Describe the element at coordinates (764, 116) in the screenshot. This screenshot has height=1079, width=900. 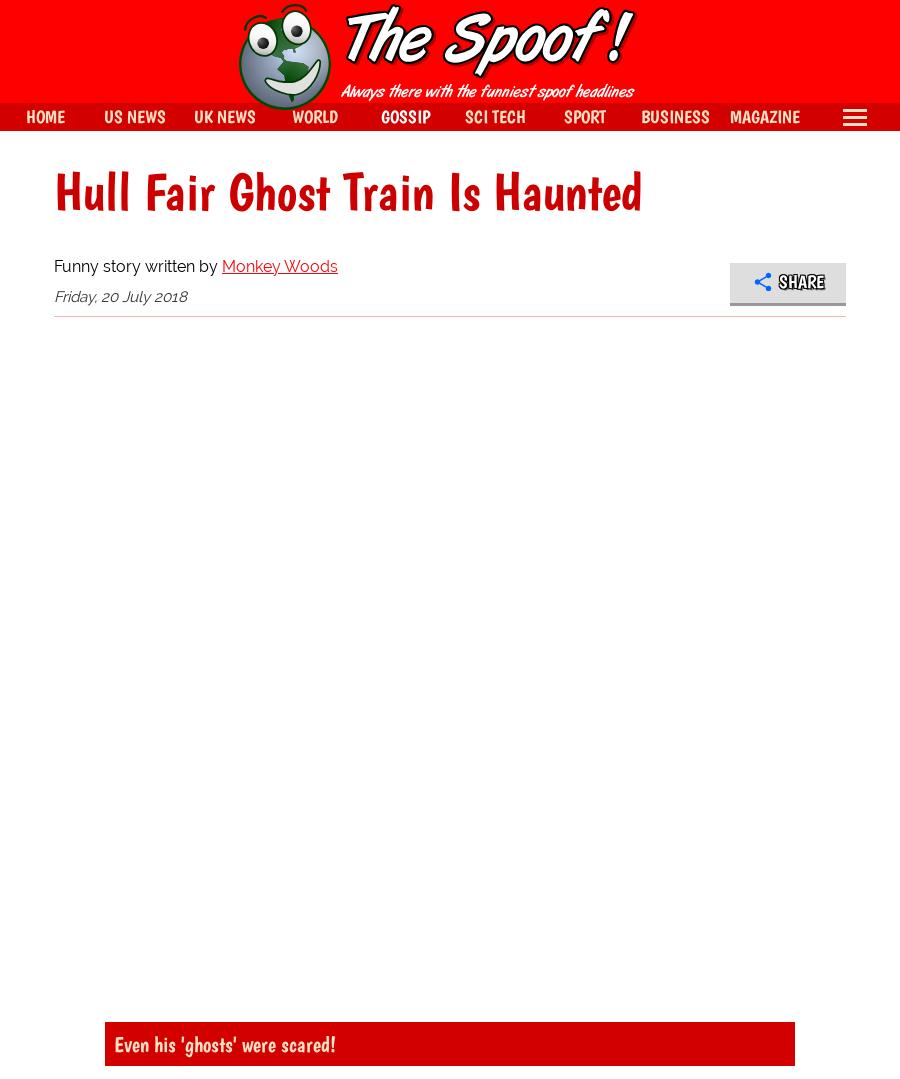
I see `'Magazine'` at that location.